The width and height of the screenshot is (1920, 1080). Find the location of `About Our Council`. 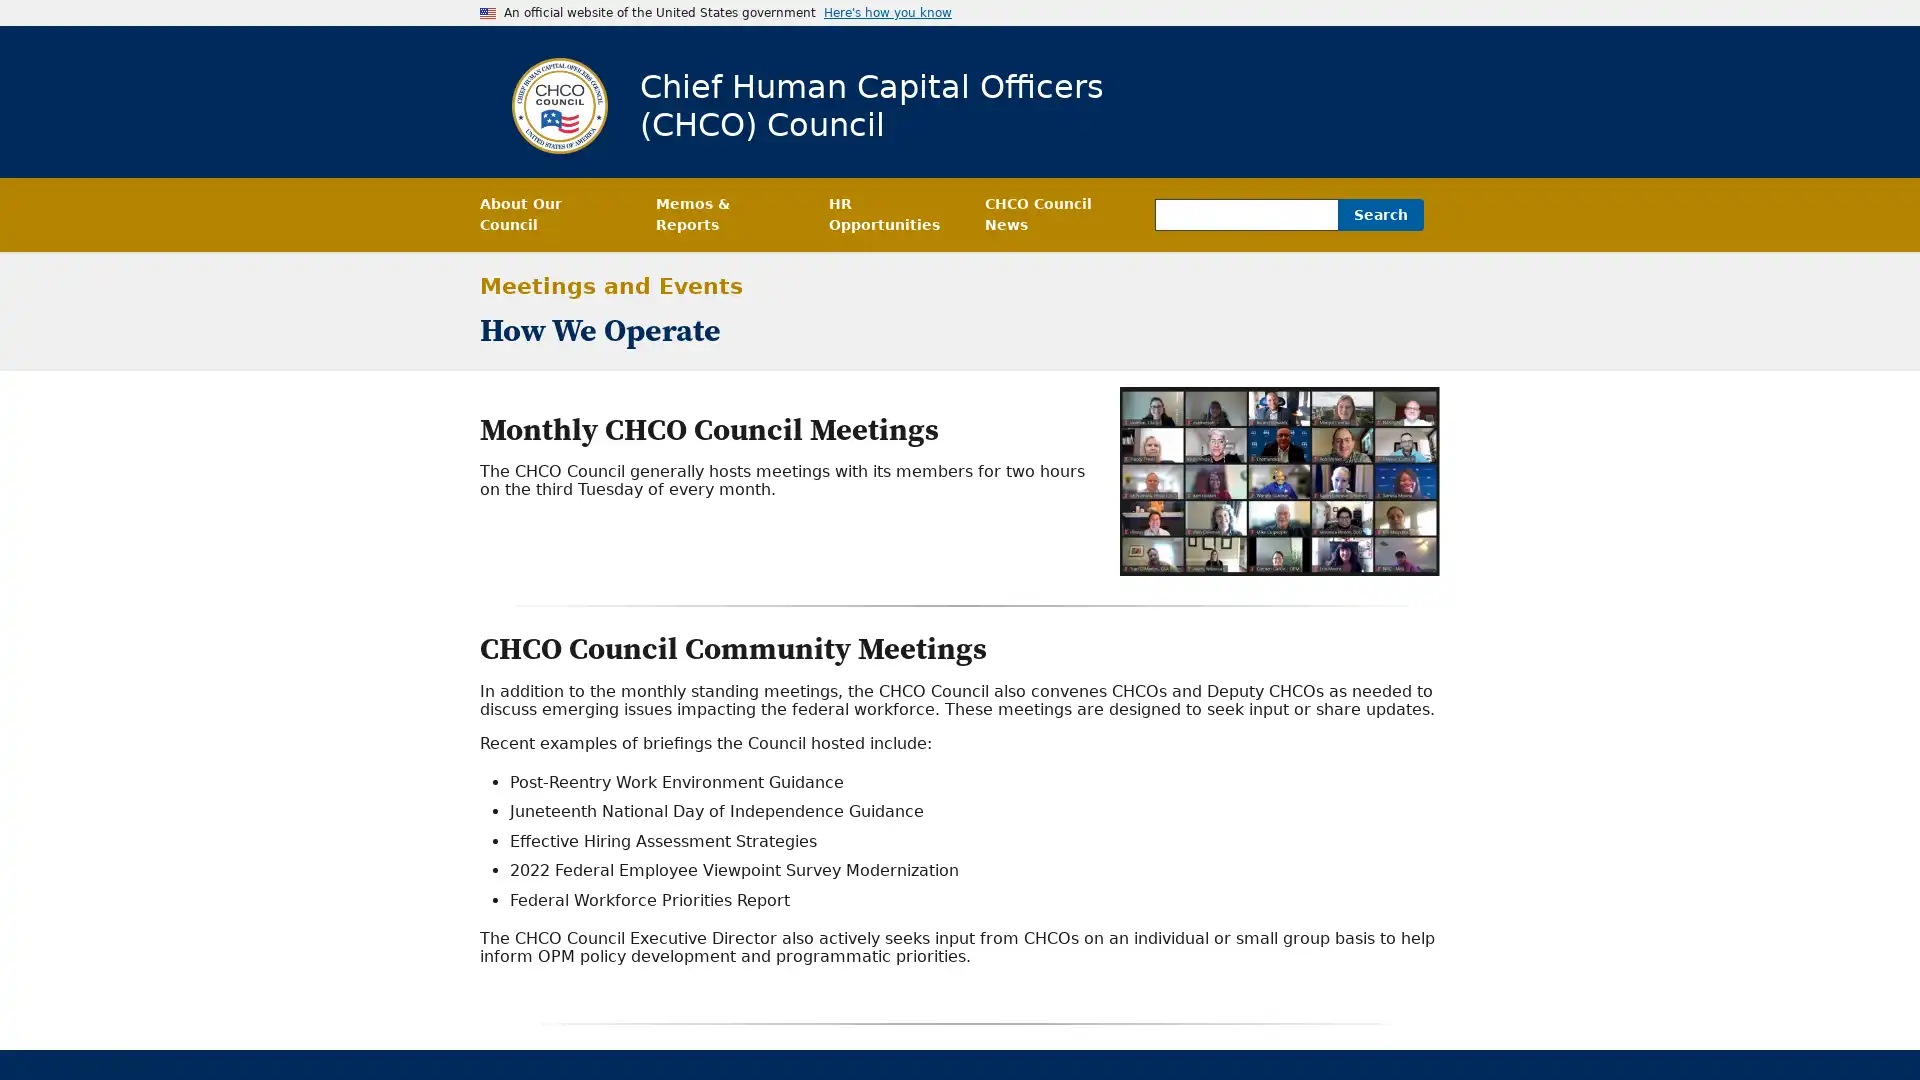

About Our Council is located at coordinates (551, 215).